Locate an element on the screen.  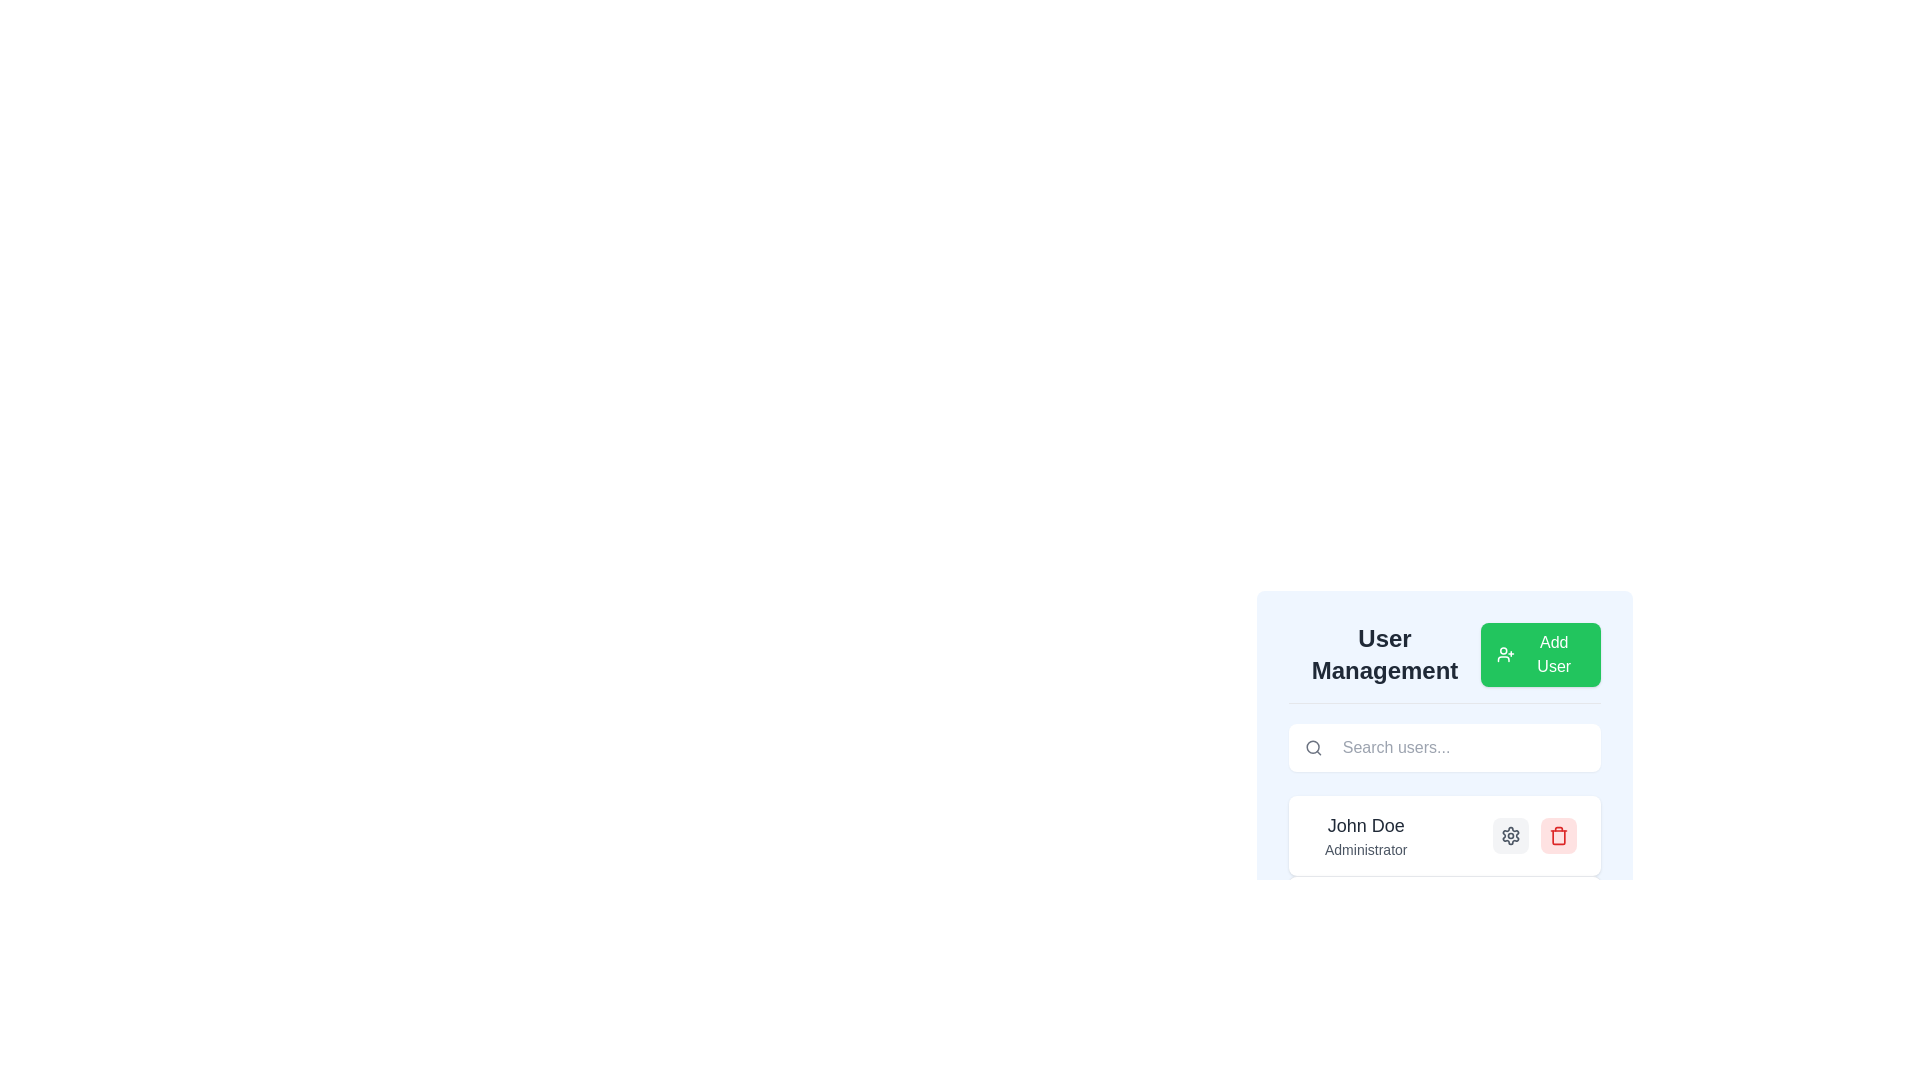
the text display component showing 'John Doe' and 'Administrator' is located at coordinates (1365, 836).